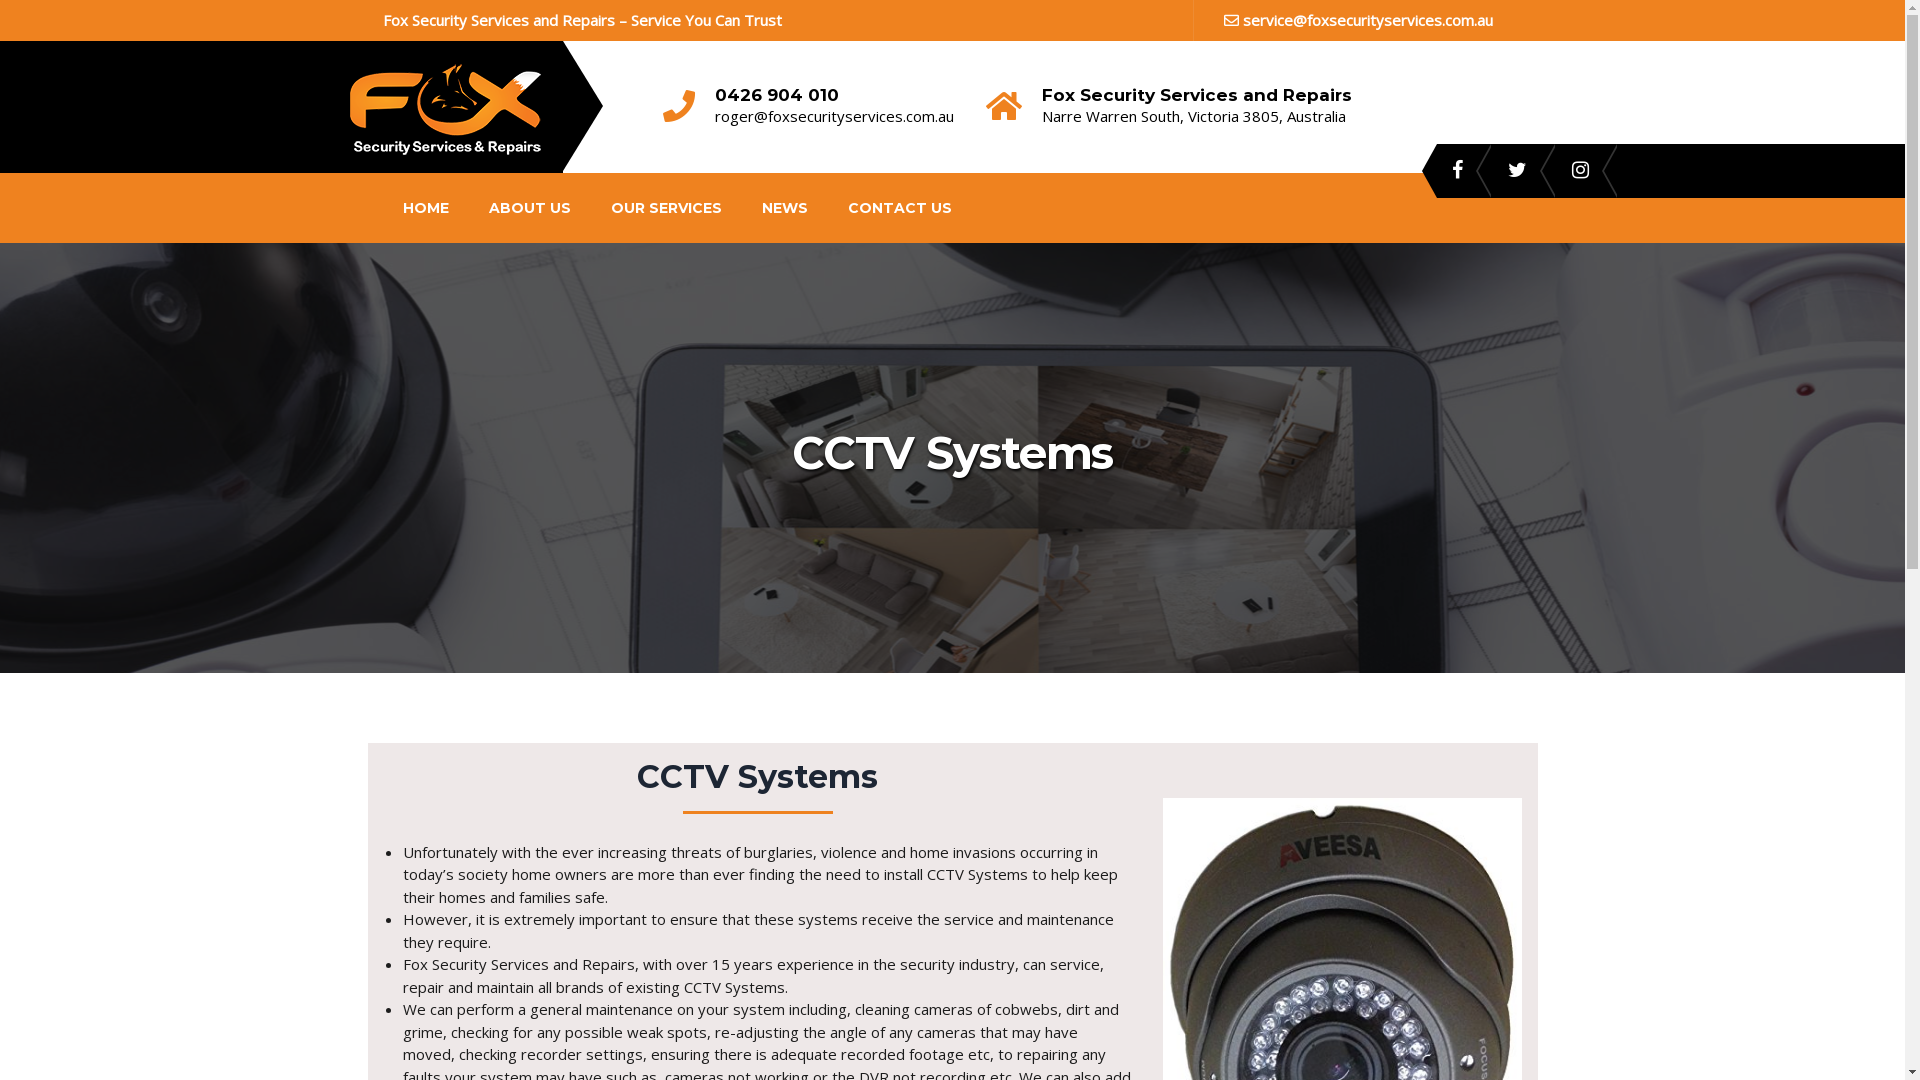  What do you see at coordinates (1223, 19) in the screenshot?
I see `'service@foxsecurityservices.com.au'` at bounding box center [1223, 19].